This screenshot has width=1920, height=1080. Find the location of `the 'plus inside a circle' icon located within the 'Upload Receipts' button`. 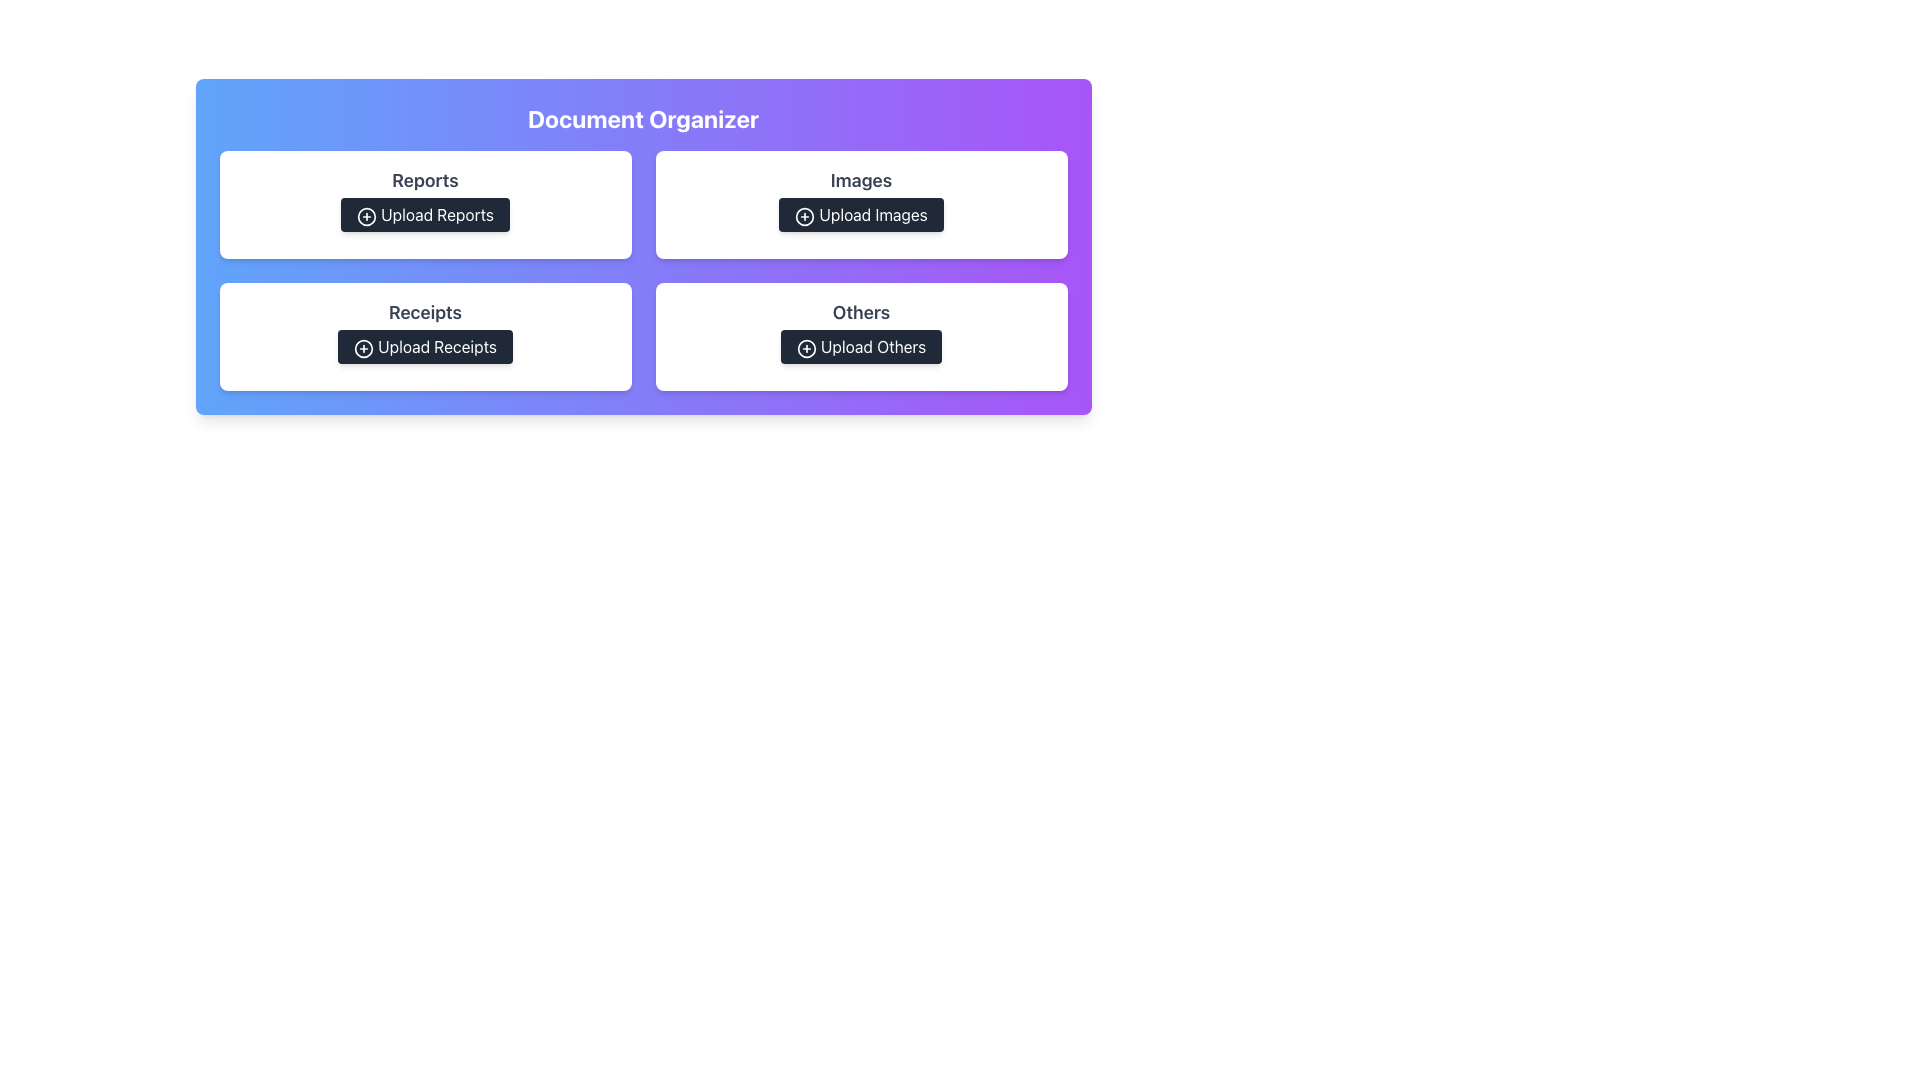

the 'plus inside a circle' icon located within the 'Upload Receipts' button is located at coordinates (364, 347).